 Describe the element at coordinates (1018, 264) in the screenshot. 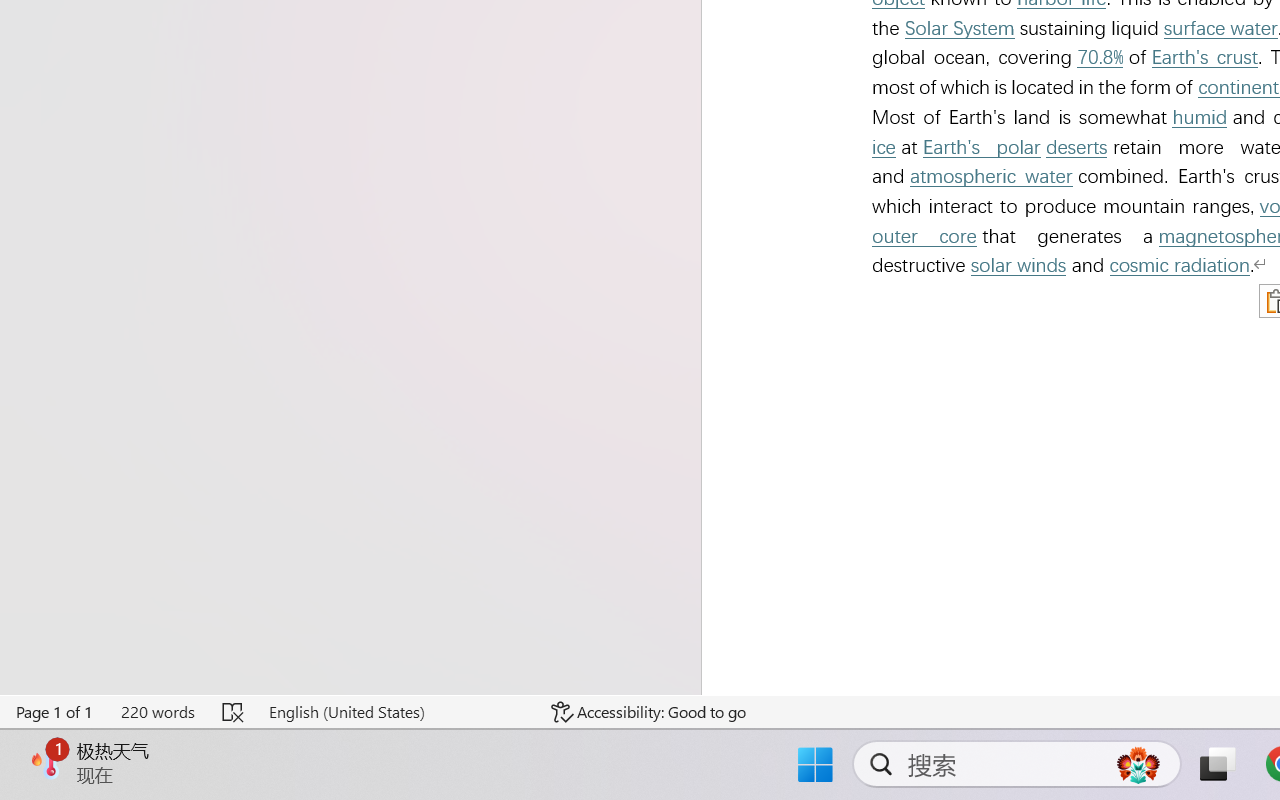

I see `'solar winds'` at that location.